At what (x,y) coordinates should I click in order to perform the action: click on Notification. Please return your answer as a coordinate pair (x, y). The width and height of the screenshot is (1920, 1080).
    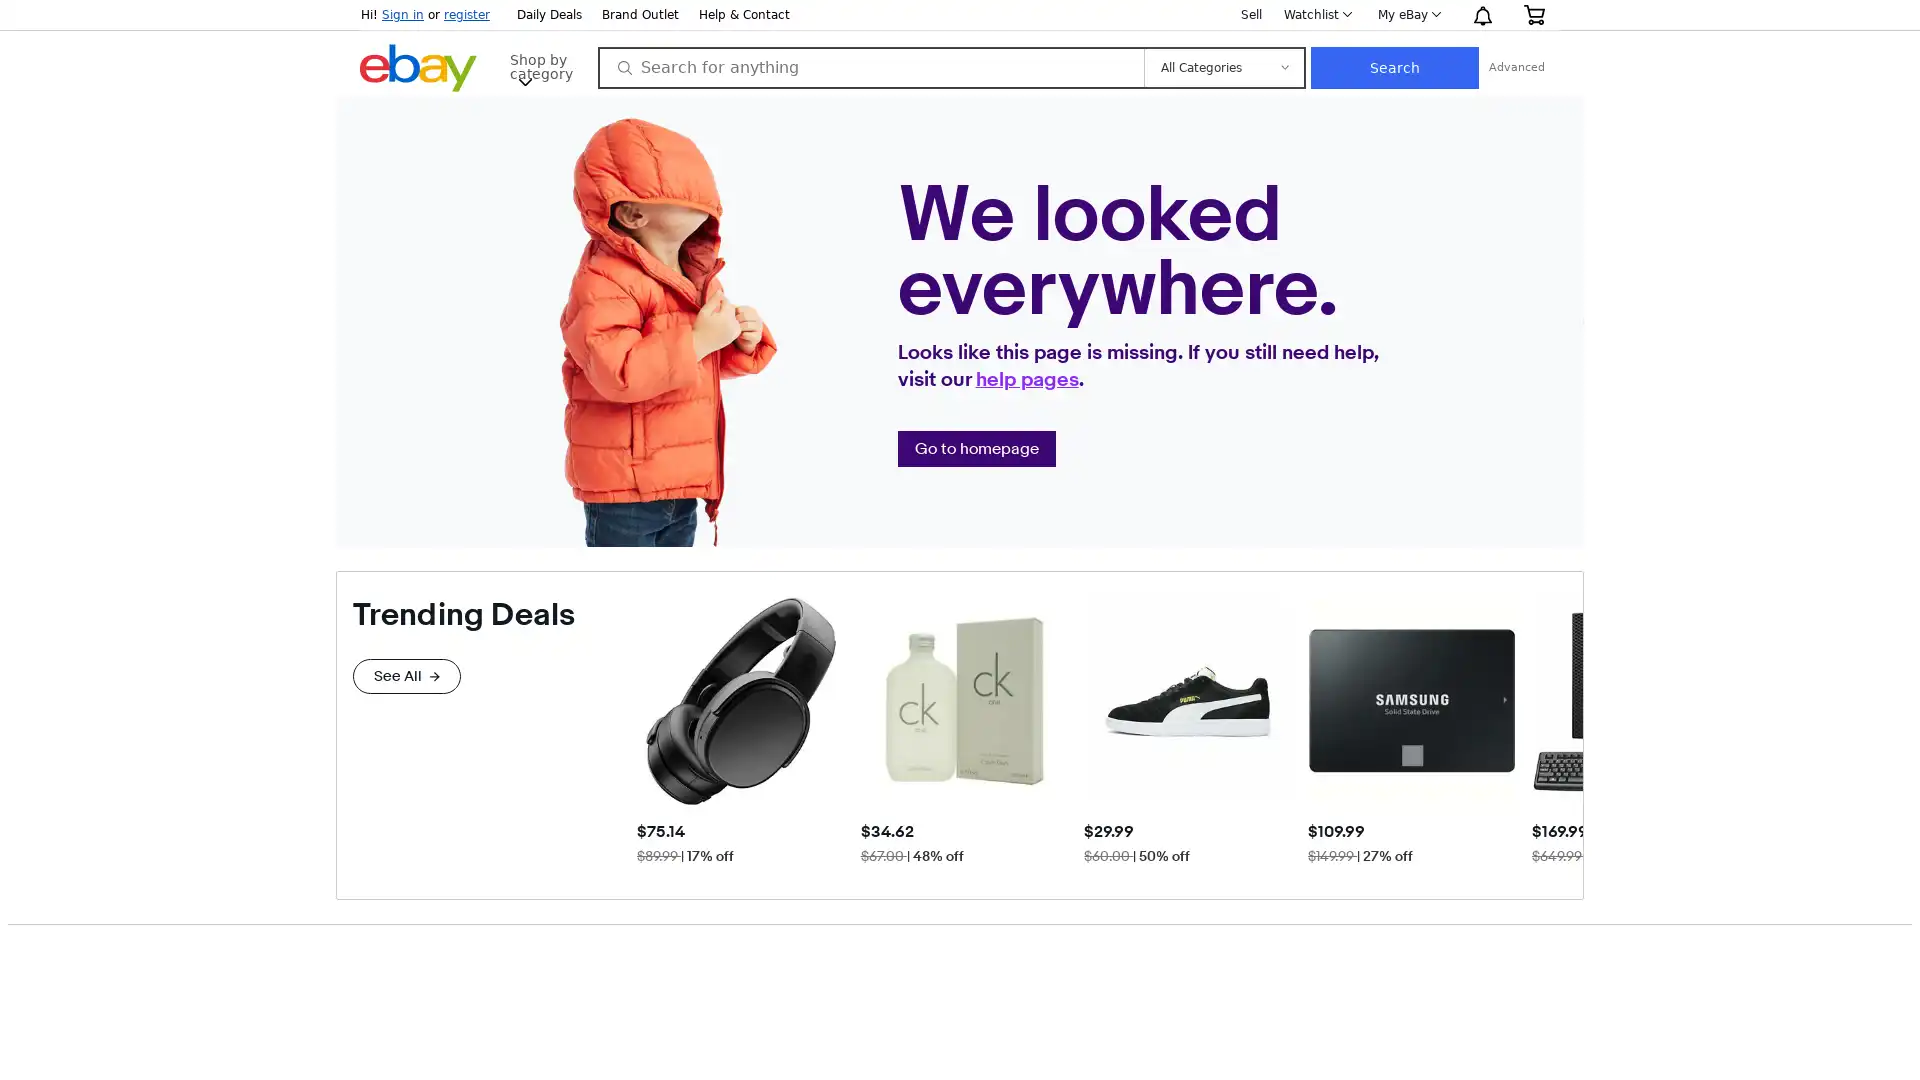
    Looking at the image, I should click on (1482, 15).